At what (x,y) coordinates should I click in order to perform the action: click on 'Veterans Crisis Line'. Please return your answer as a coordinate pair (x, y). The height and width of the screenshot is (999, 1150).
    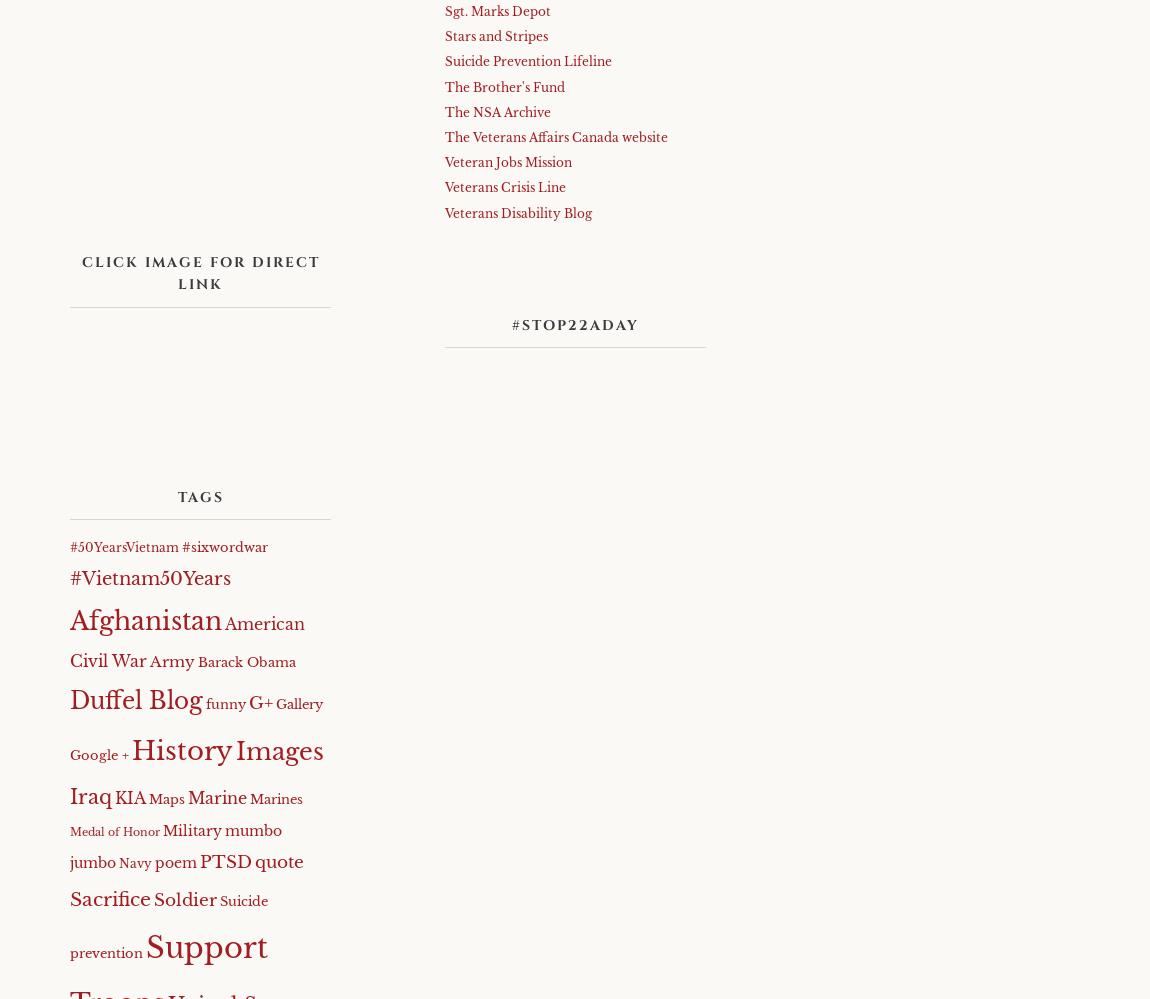
    Looking at the image, I should click on (504, 186).